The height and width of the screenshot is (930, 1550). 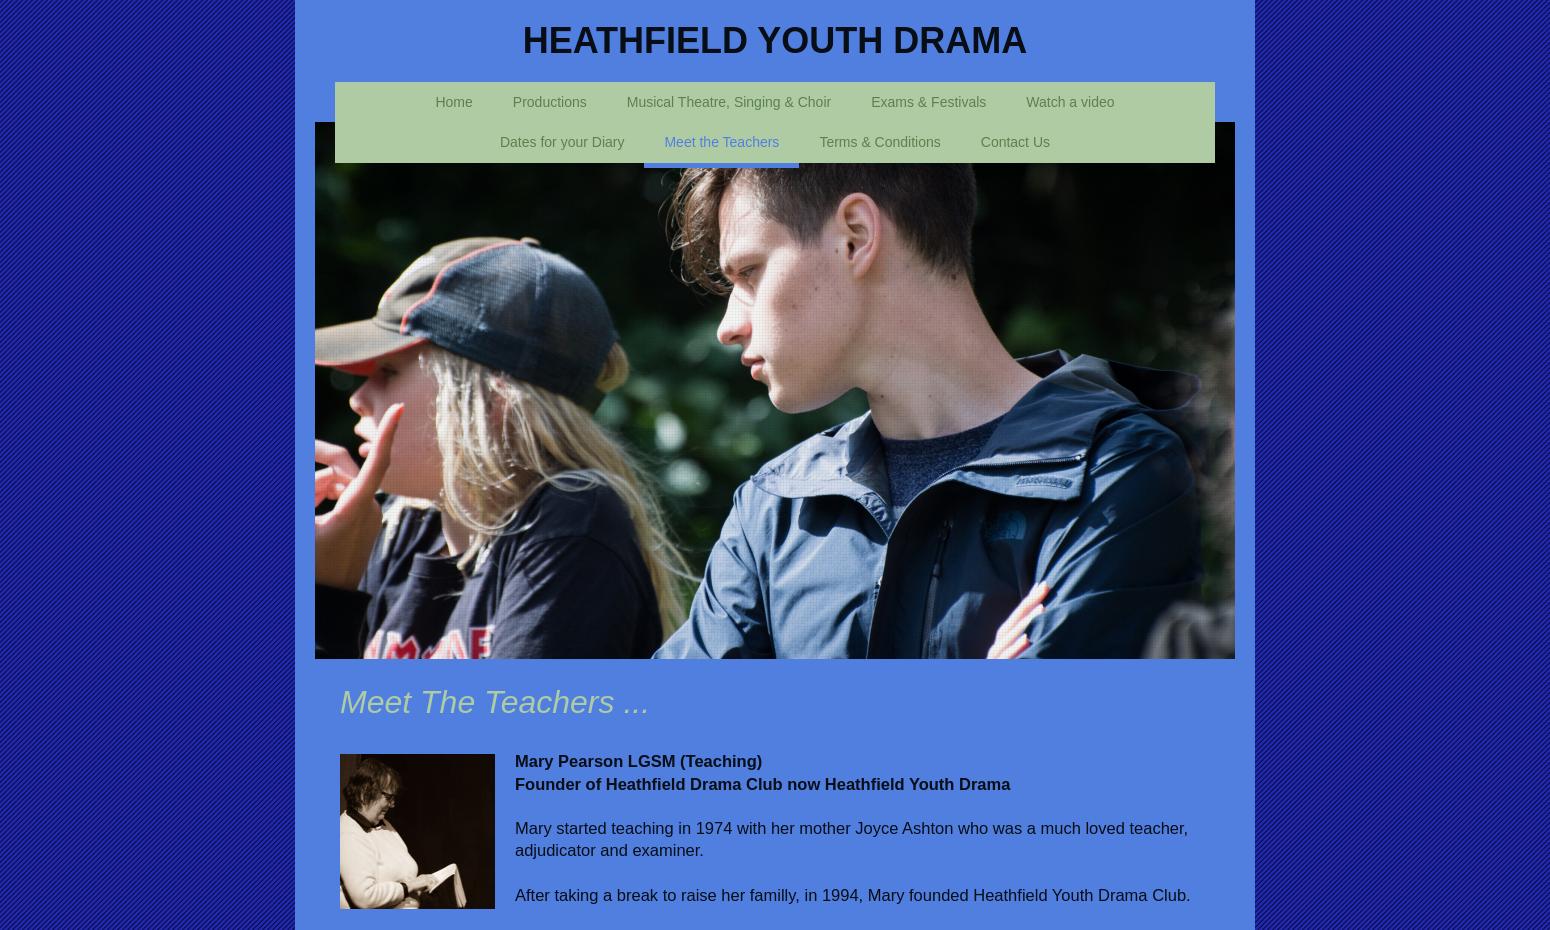 What do you see at coordinates (549, 100) in the screenshot?
I see `'Productions'` at bounding box center [549, 100].